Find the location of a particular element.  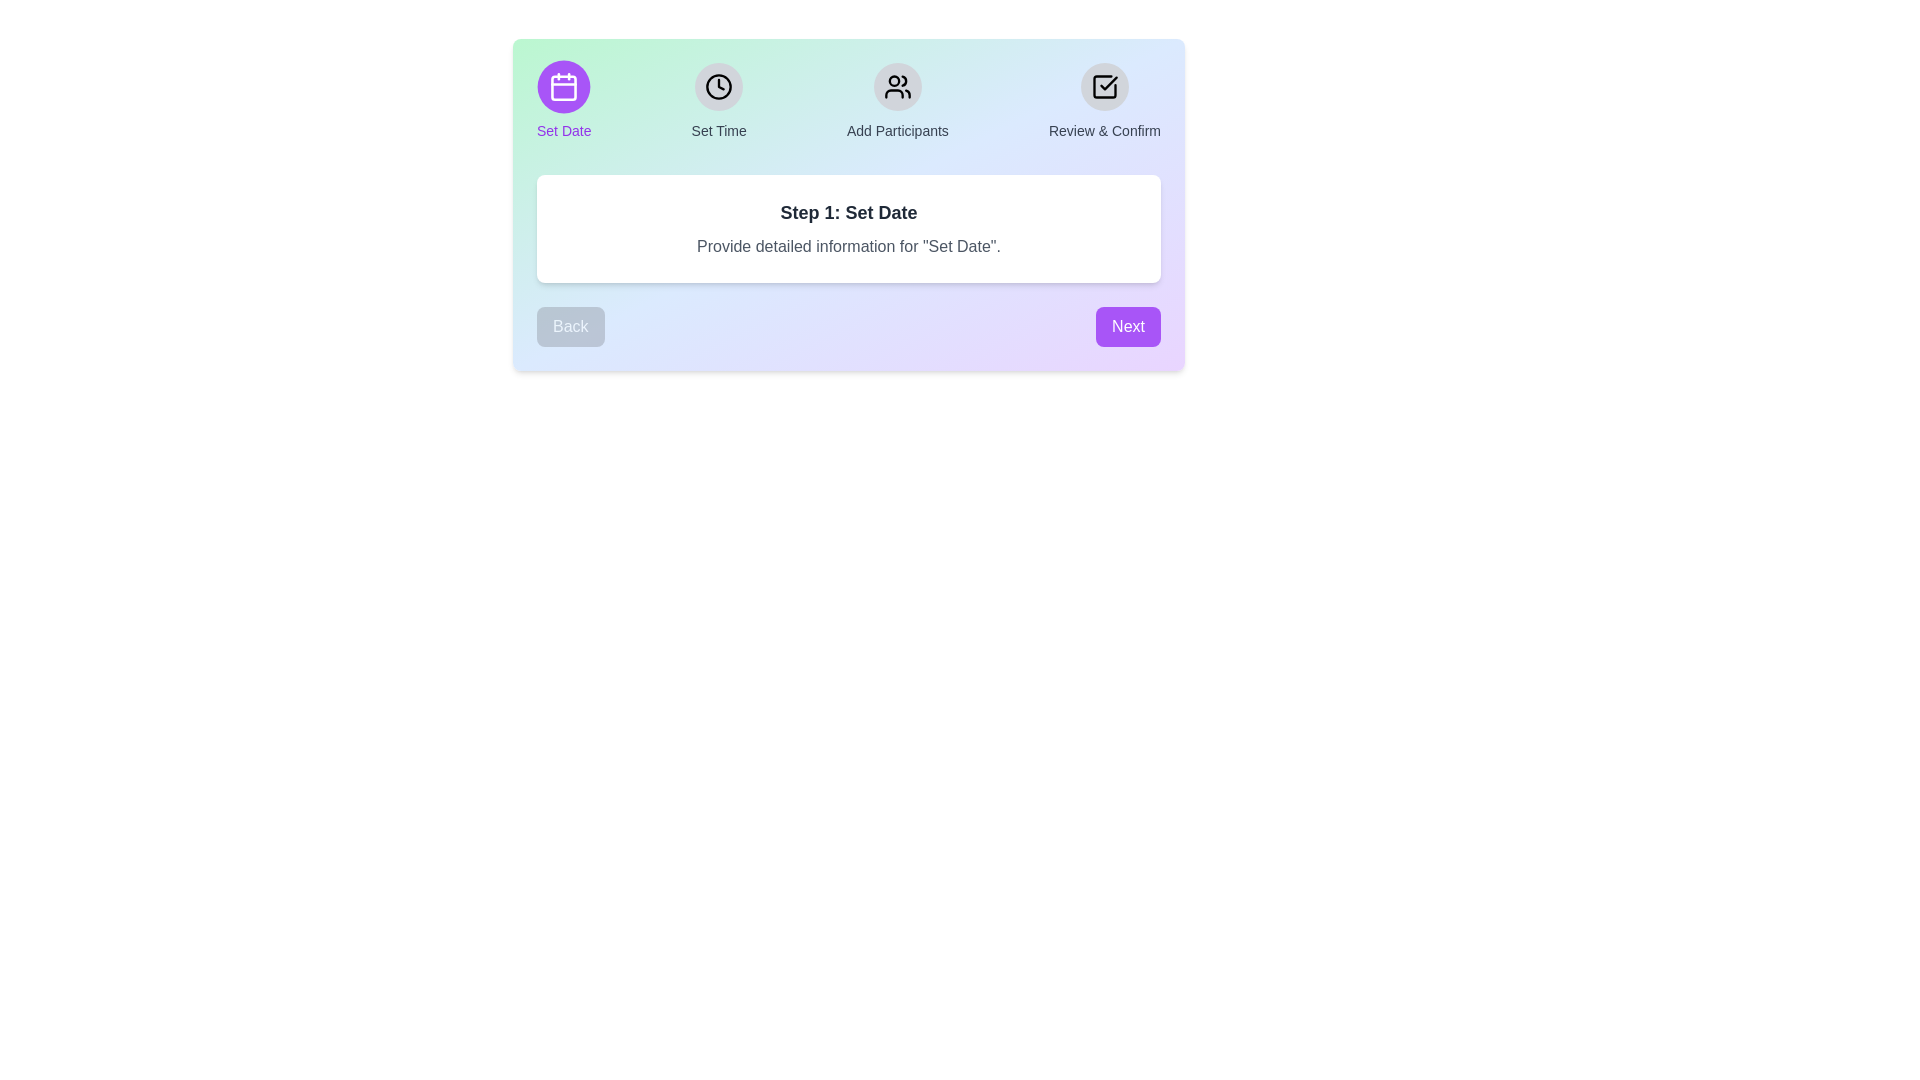

the icon corresponding to the step 'Set Time' to view its details is located at coordinates (719, 86).